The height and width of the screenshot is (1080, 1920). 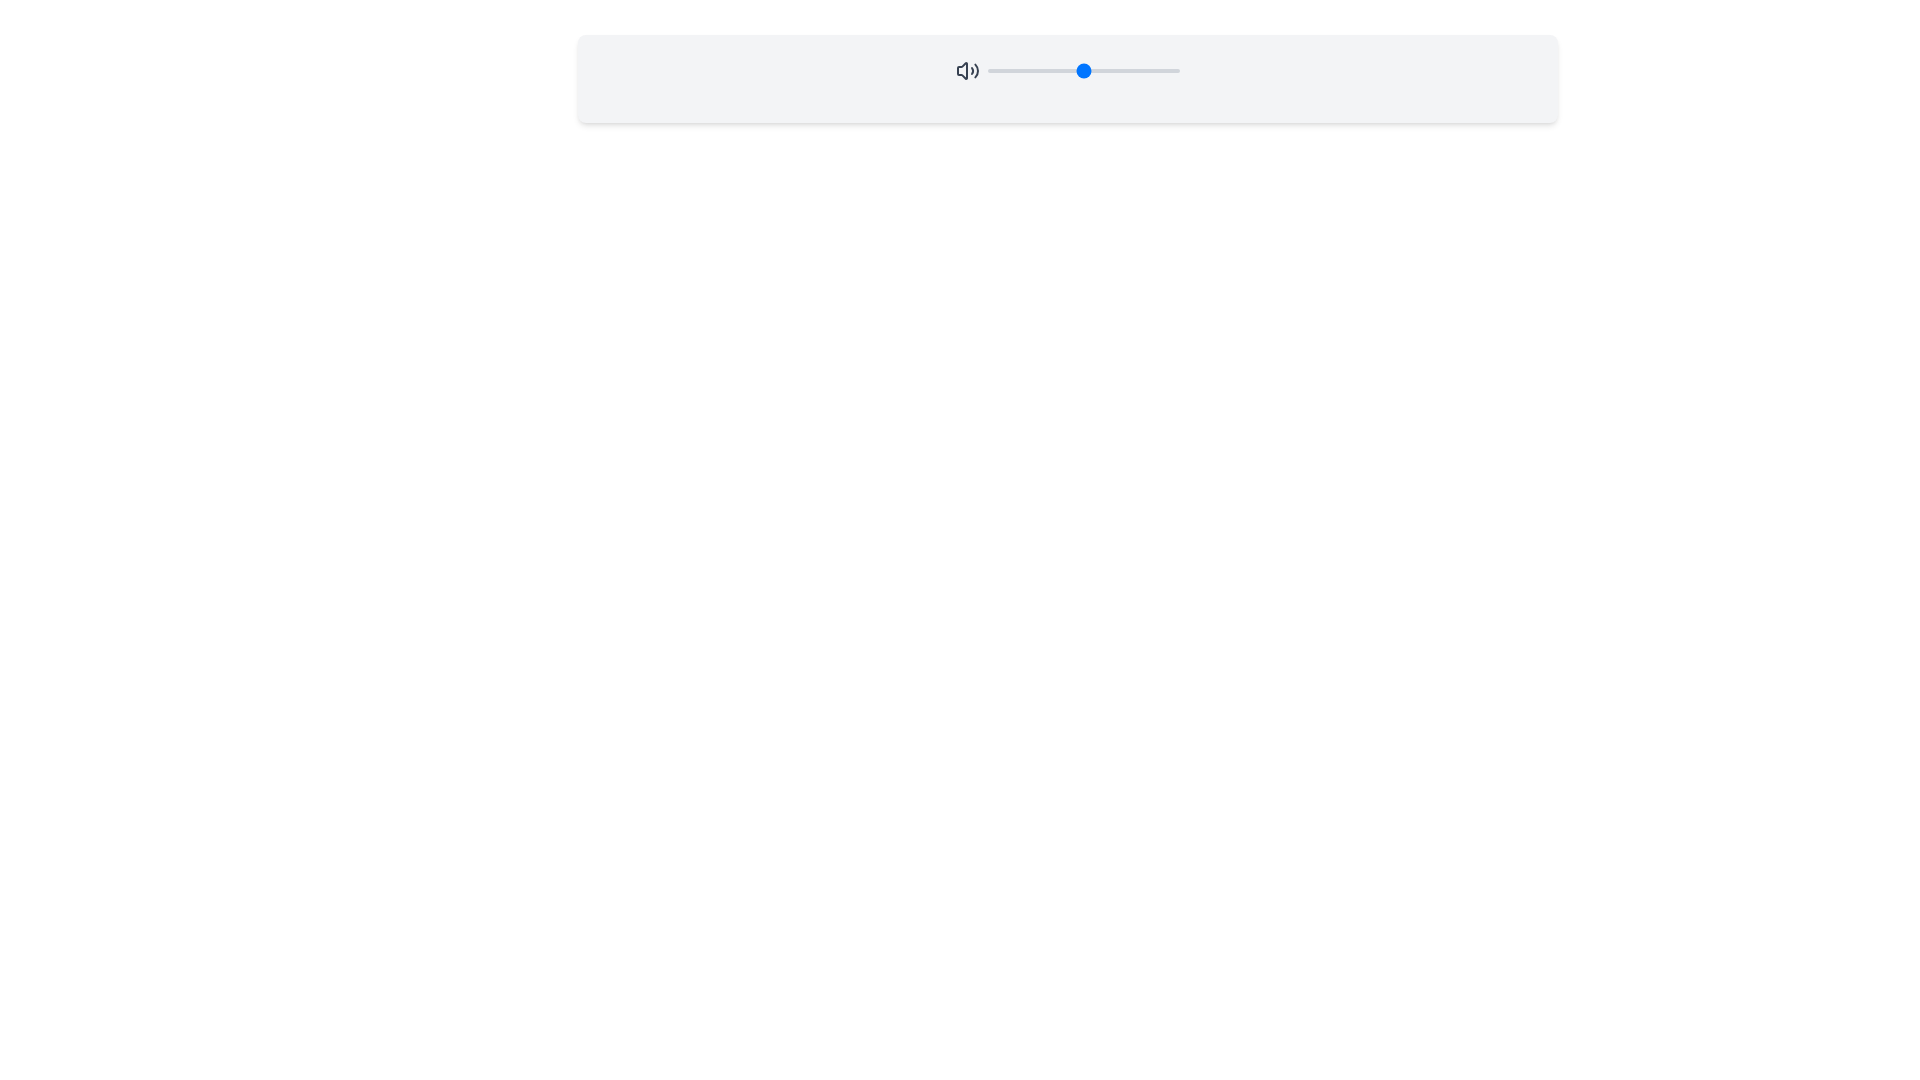 I want to click on the slider, so click(x=1037, y=69).